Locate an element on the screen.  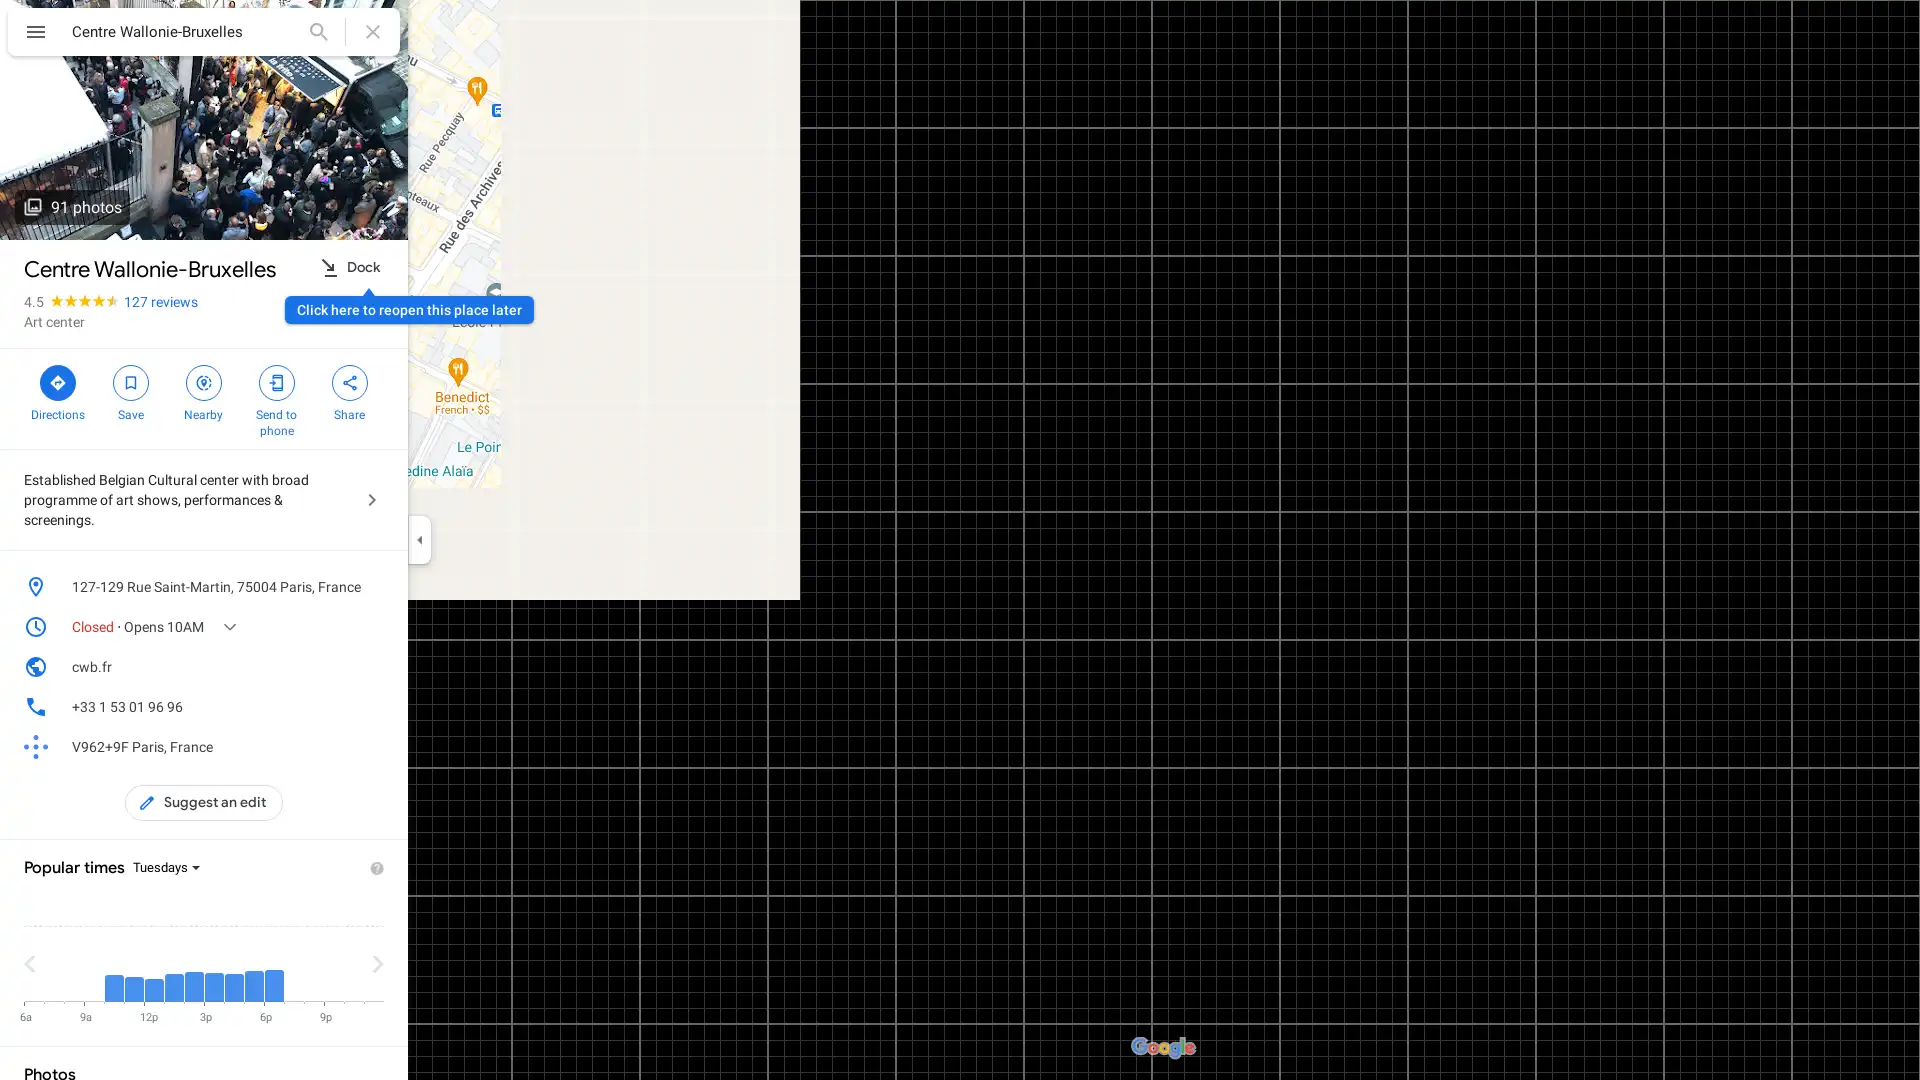
Menu is located at coordinates (35, 34).